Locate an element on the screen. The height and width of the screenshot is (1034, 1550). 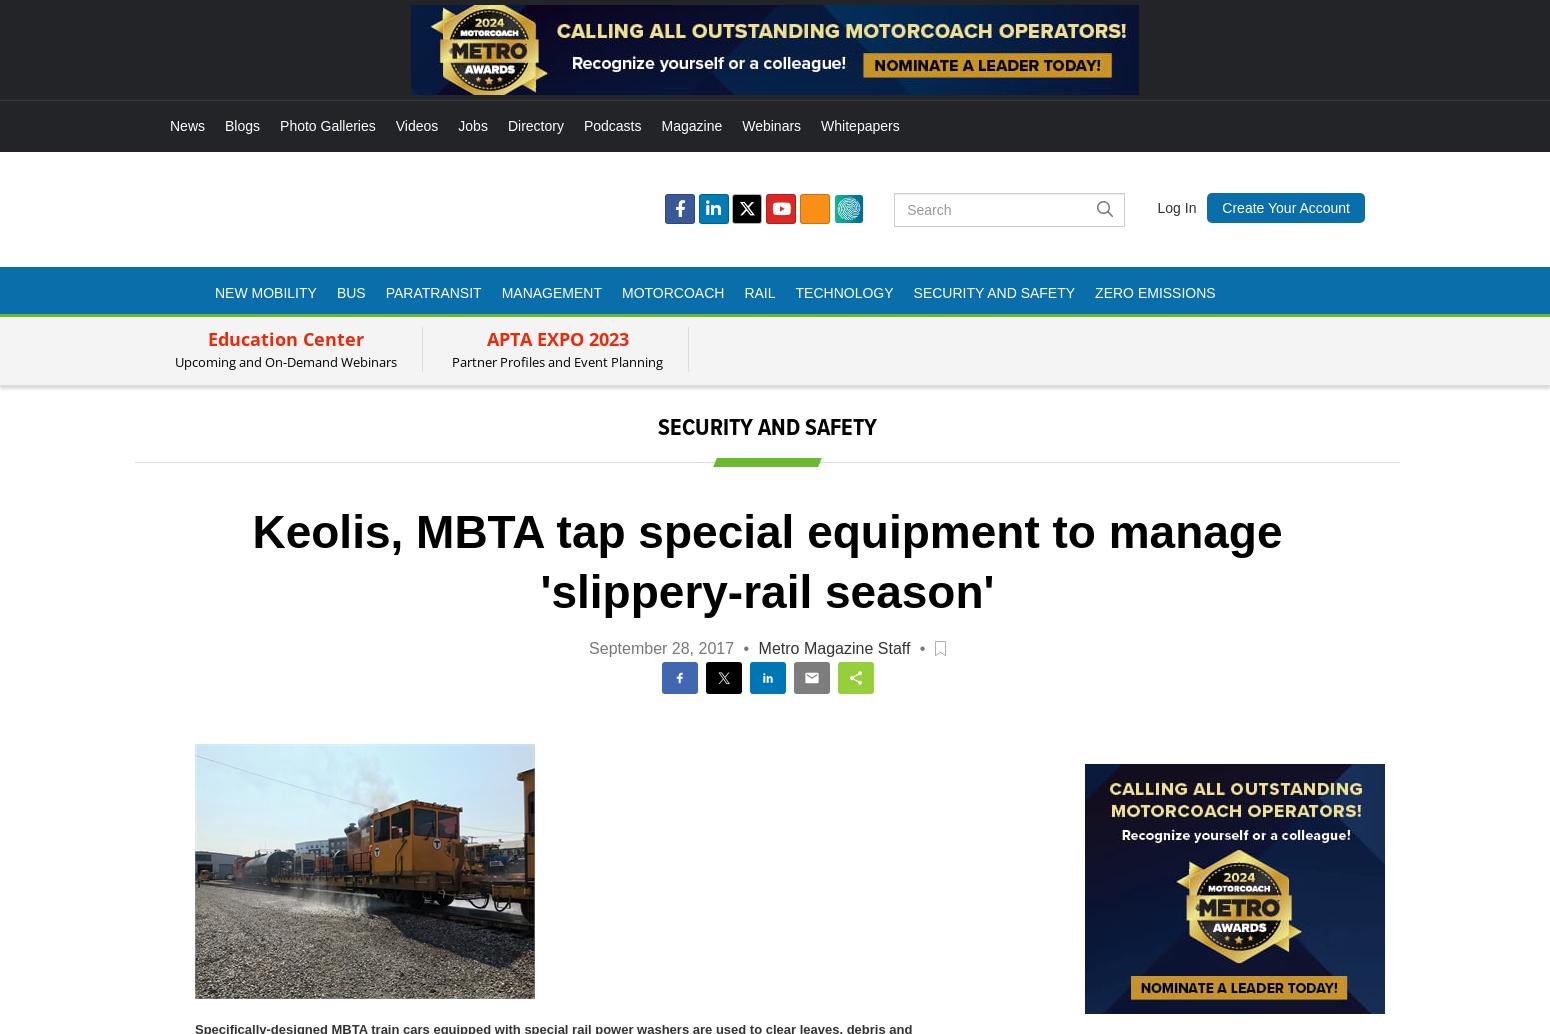
'APTA EXPO 2023' is located at coordinates (557, 338).